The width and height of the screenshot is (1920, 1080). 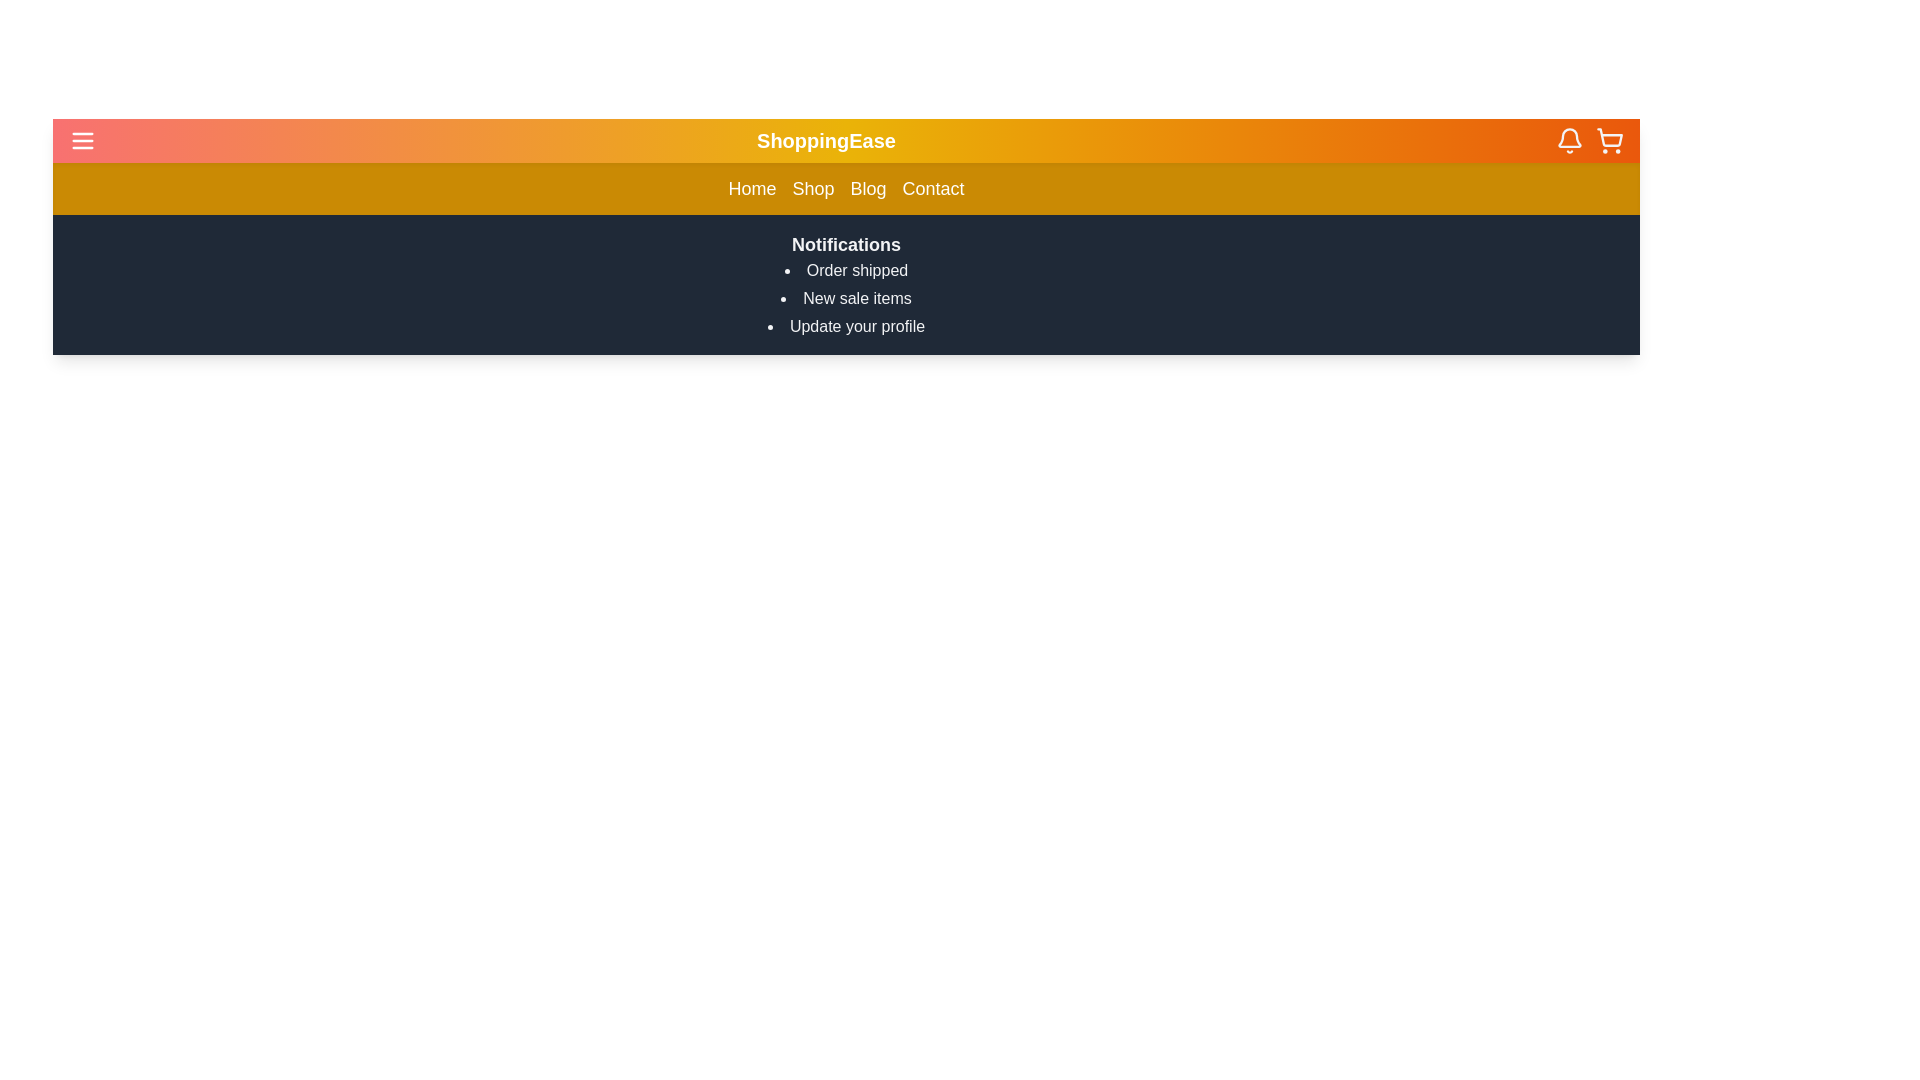 I want to click on the static text label located centrally within the header bar, which represents the application’s name or brand, so click(x=826, y=140).